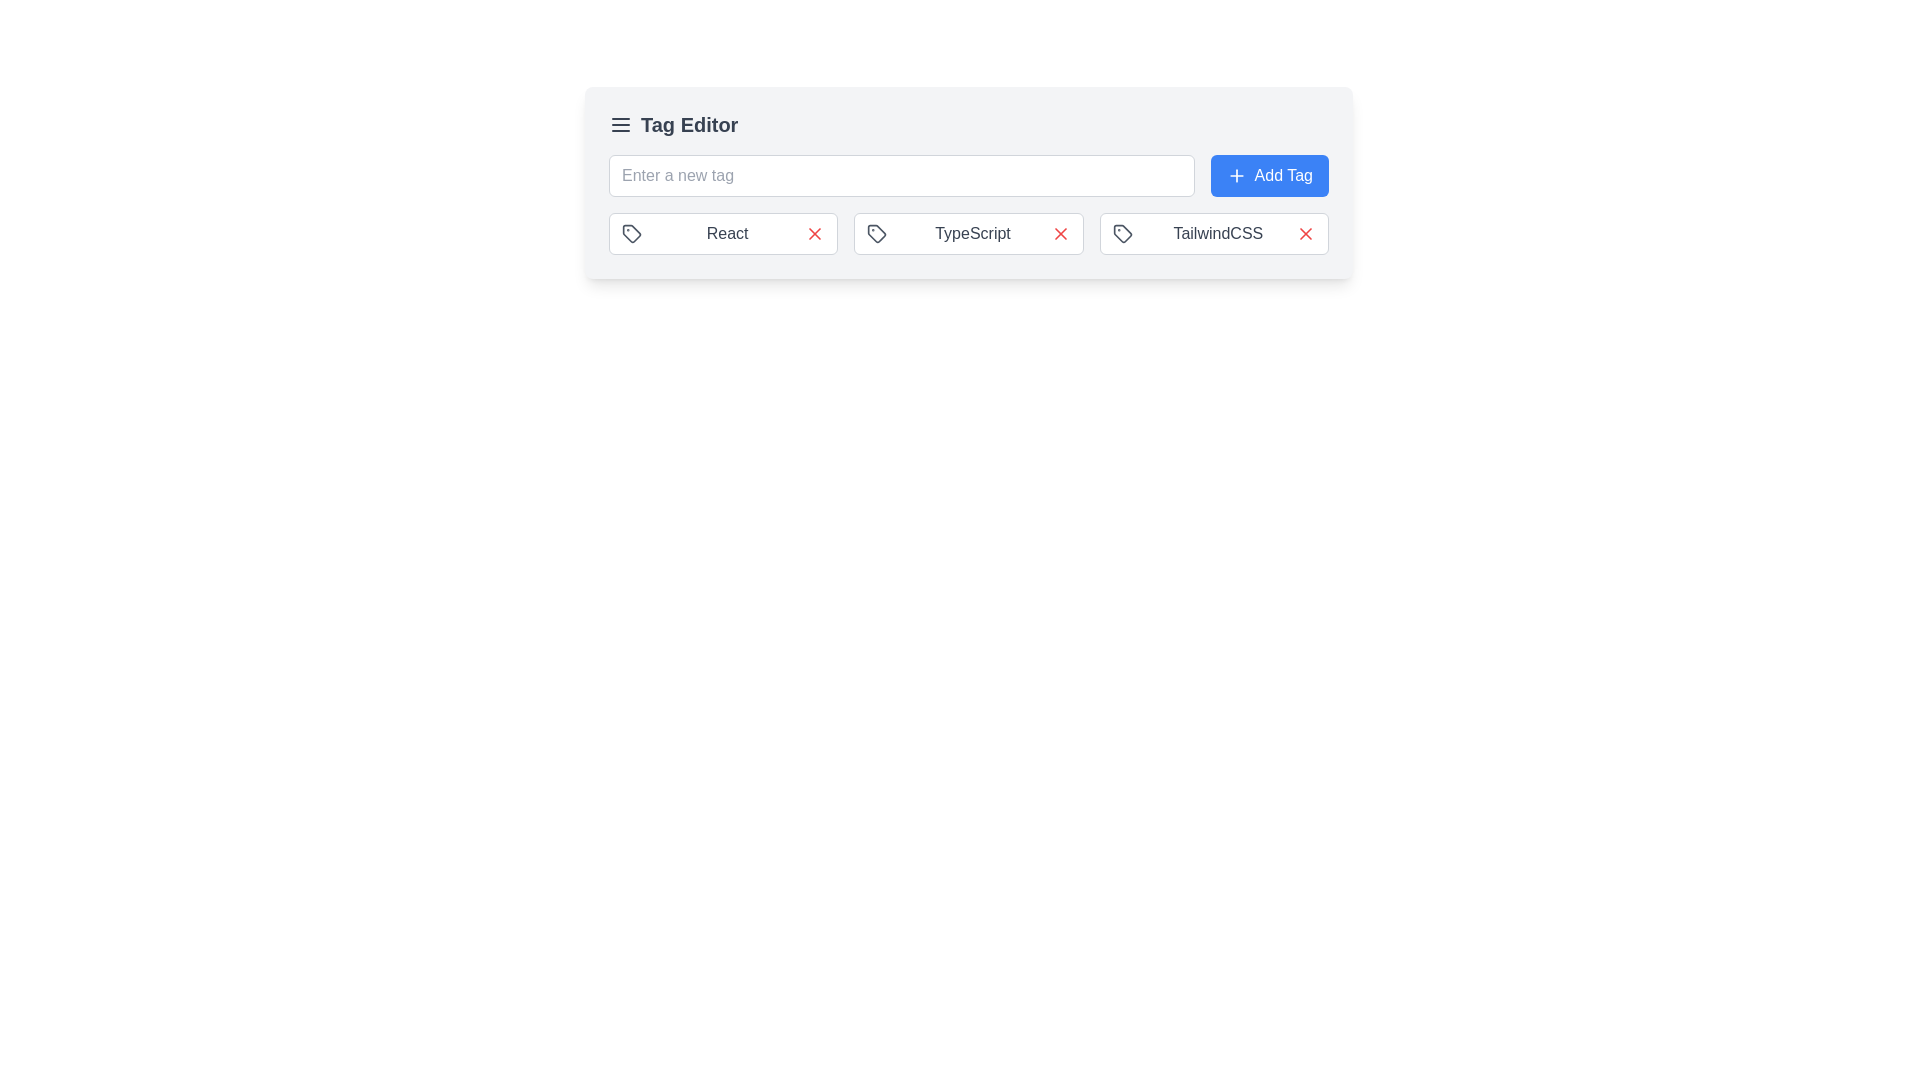 The width and height of the screenshot is (1920, 1080). What do you see at coordinates (1235, 175) in the screenshot?
I see `the small plus icon inside the 'Add Tag' button` at bounding box center [1235, 175].